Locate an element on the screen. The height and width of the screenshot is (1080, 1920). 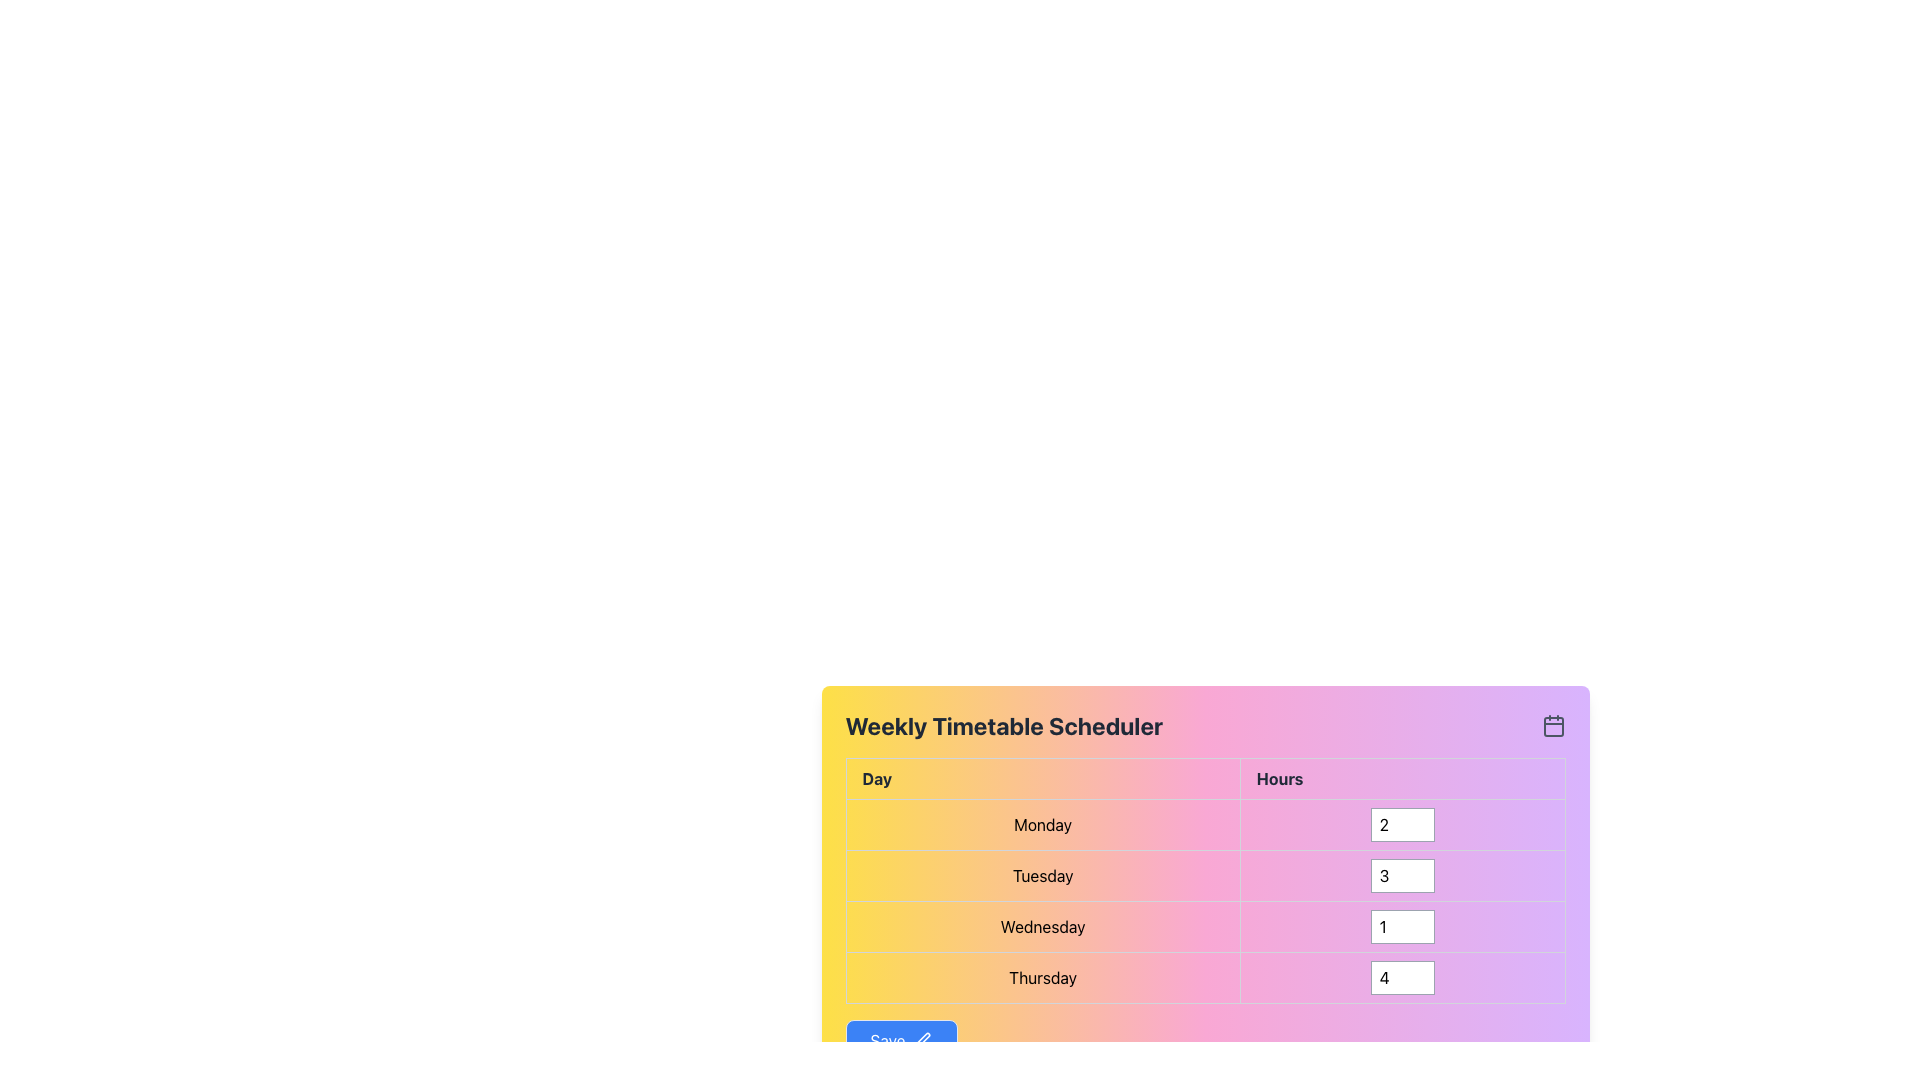
the Table Cell displaying 'Tuesday' in bold text, located in the second row of the table under the 'Day' column is located at coordinates (1042, 874).